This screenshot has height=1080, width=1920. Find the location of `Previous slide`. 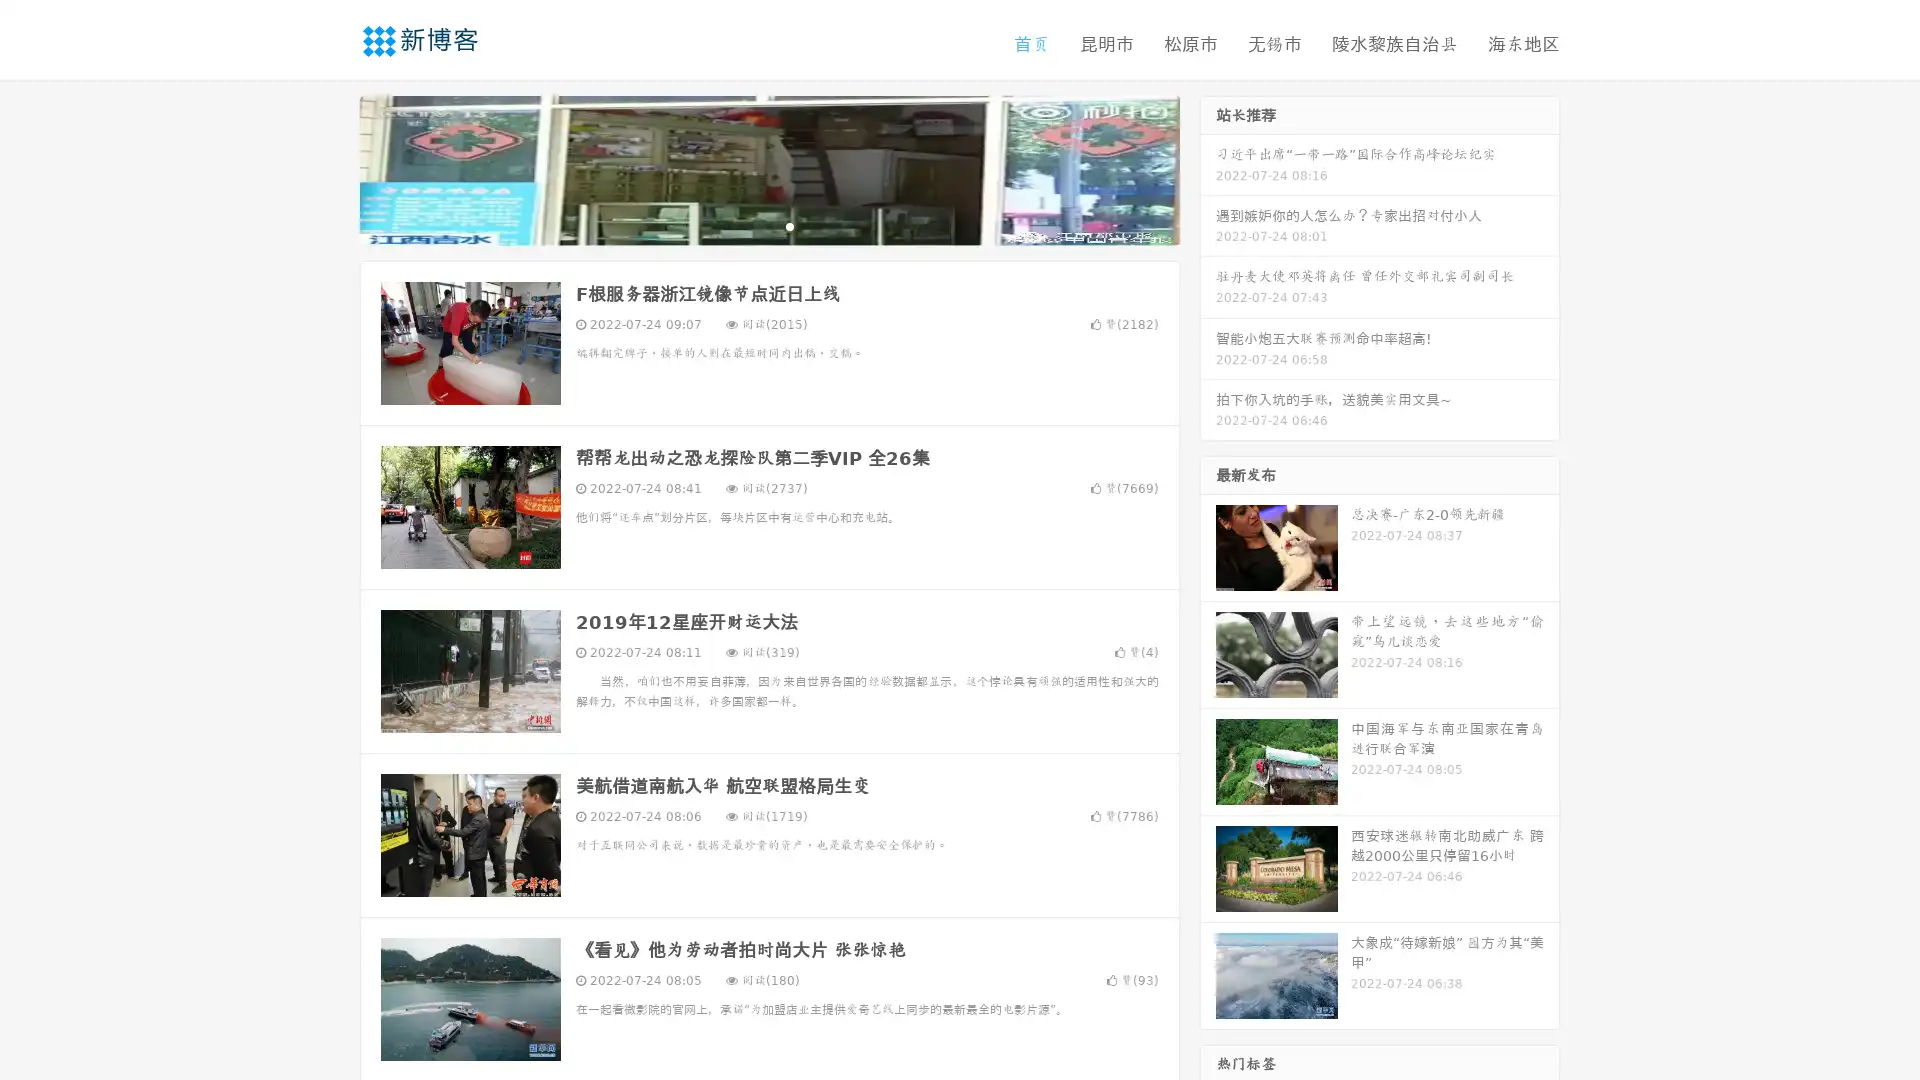

Previous slide is located at coordinates (330, 168).